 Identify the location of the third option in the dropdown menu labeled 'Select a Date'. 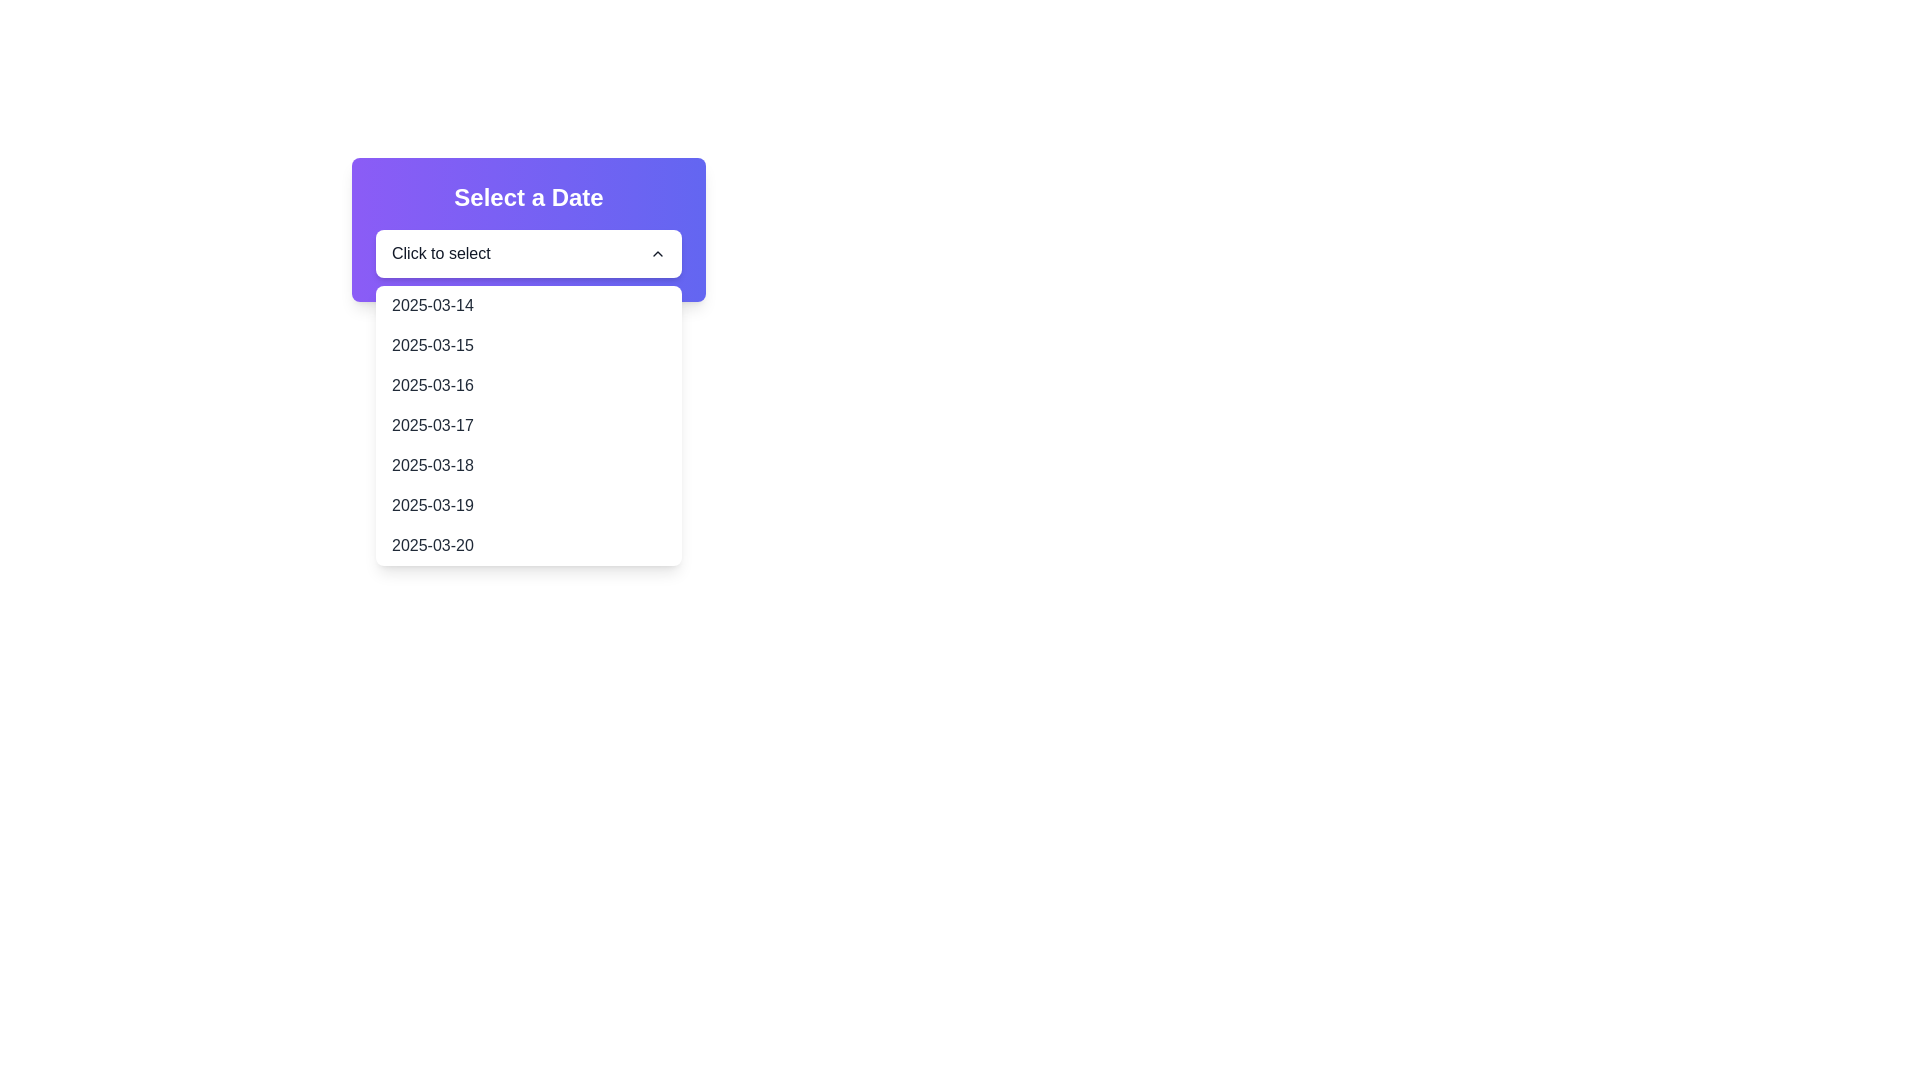
(528, 385).